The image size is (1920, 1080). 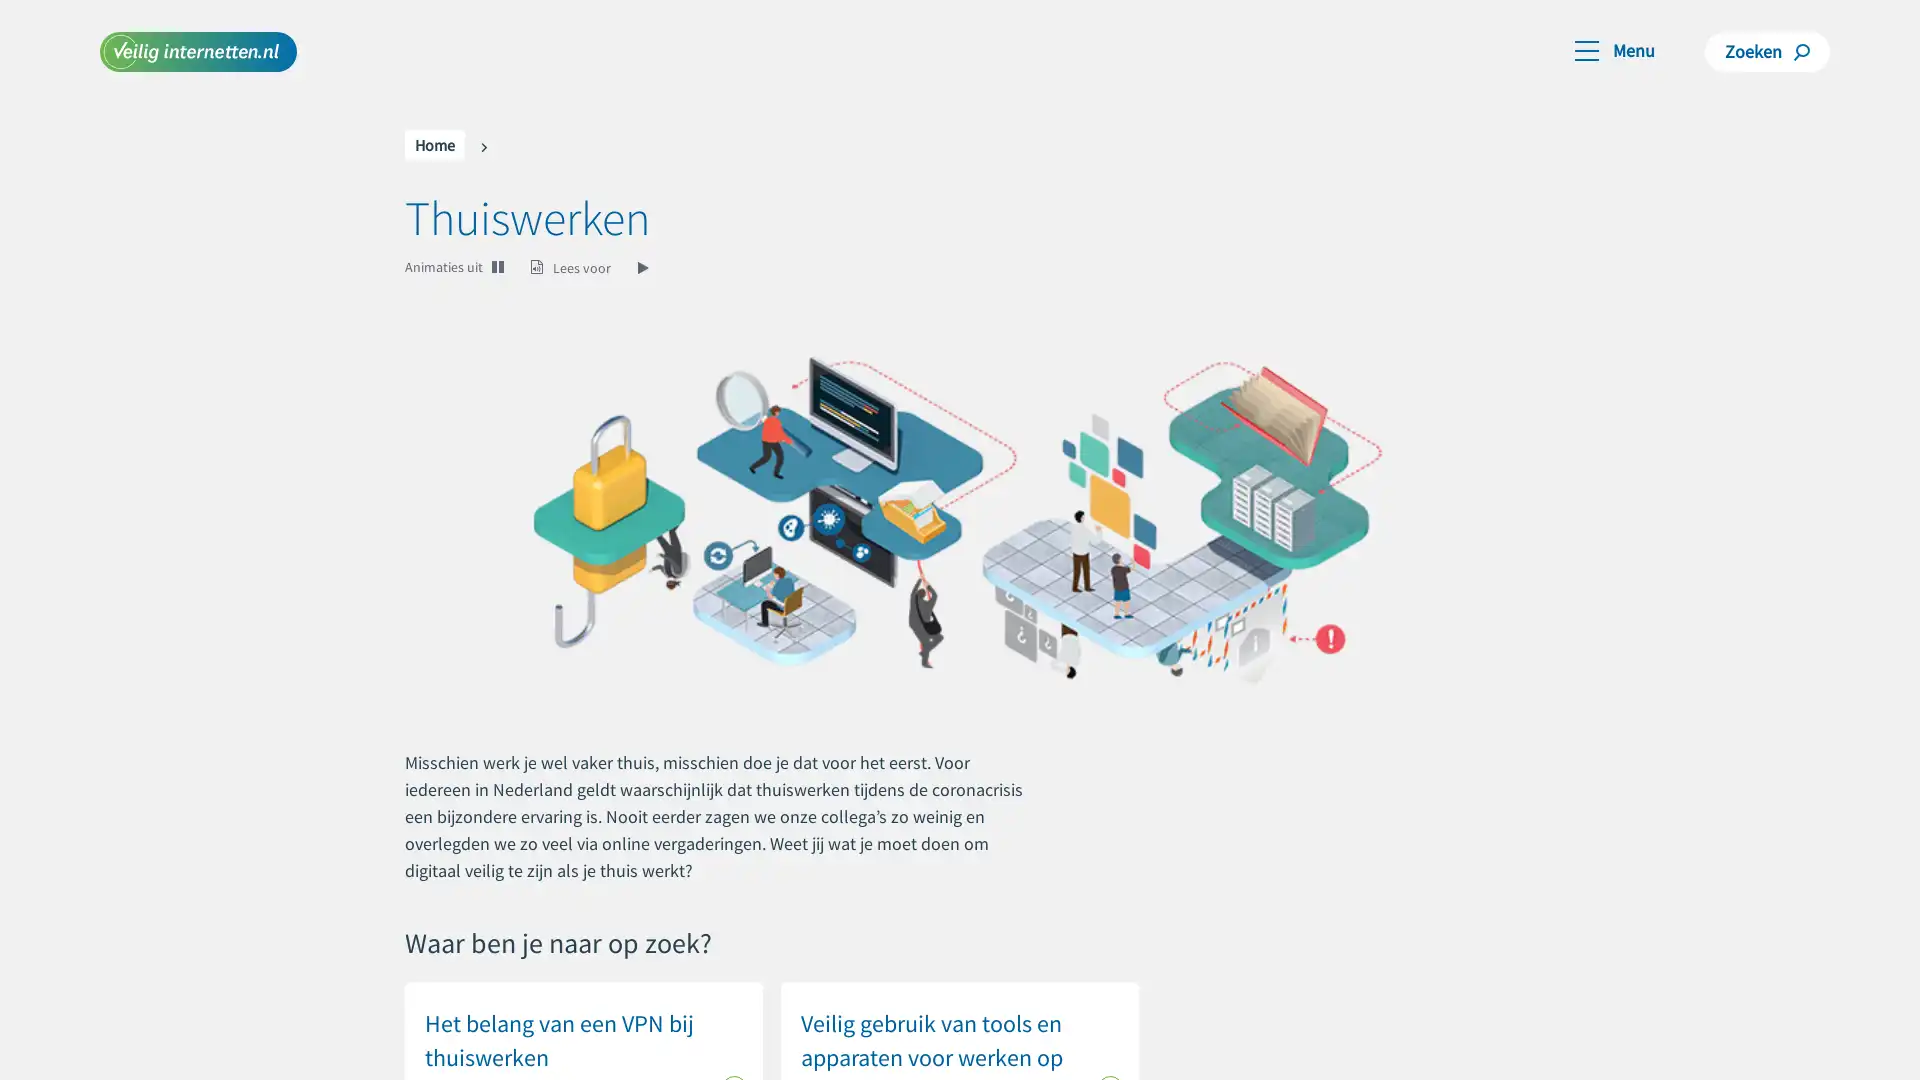 I want to click on Animaties uit, so click(x=443, y=265).